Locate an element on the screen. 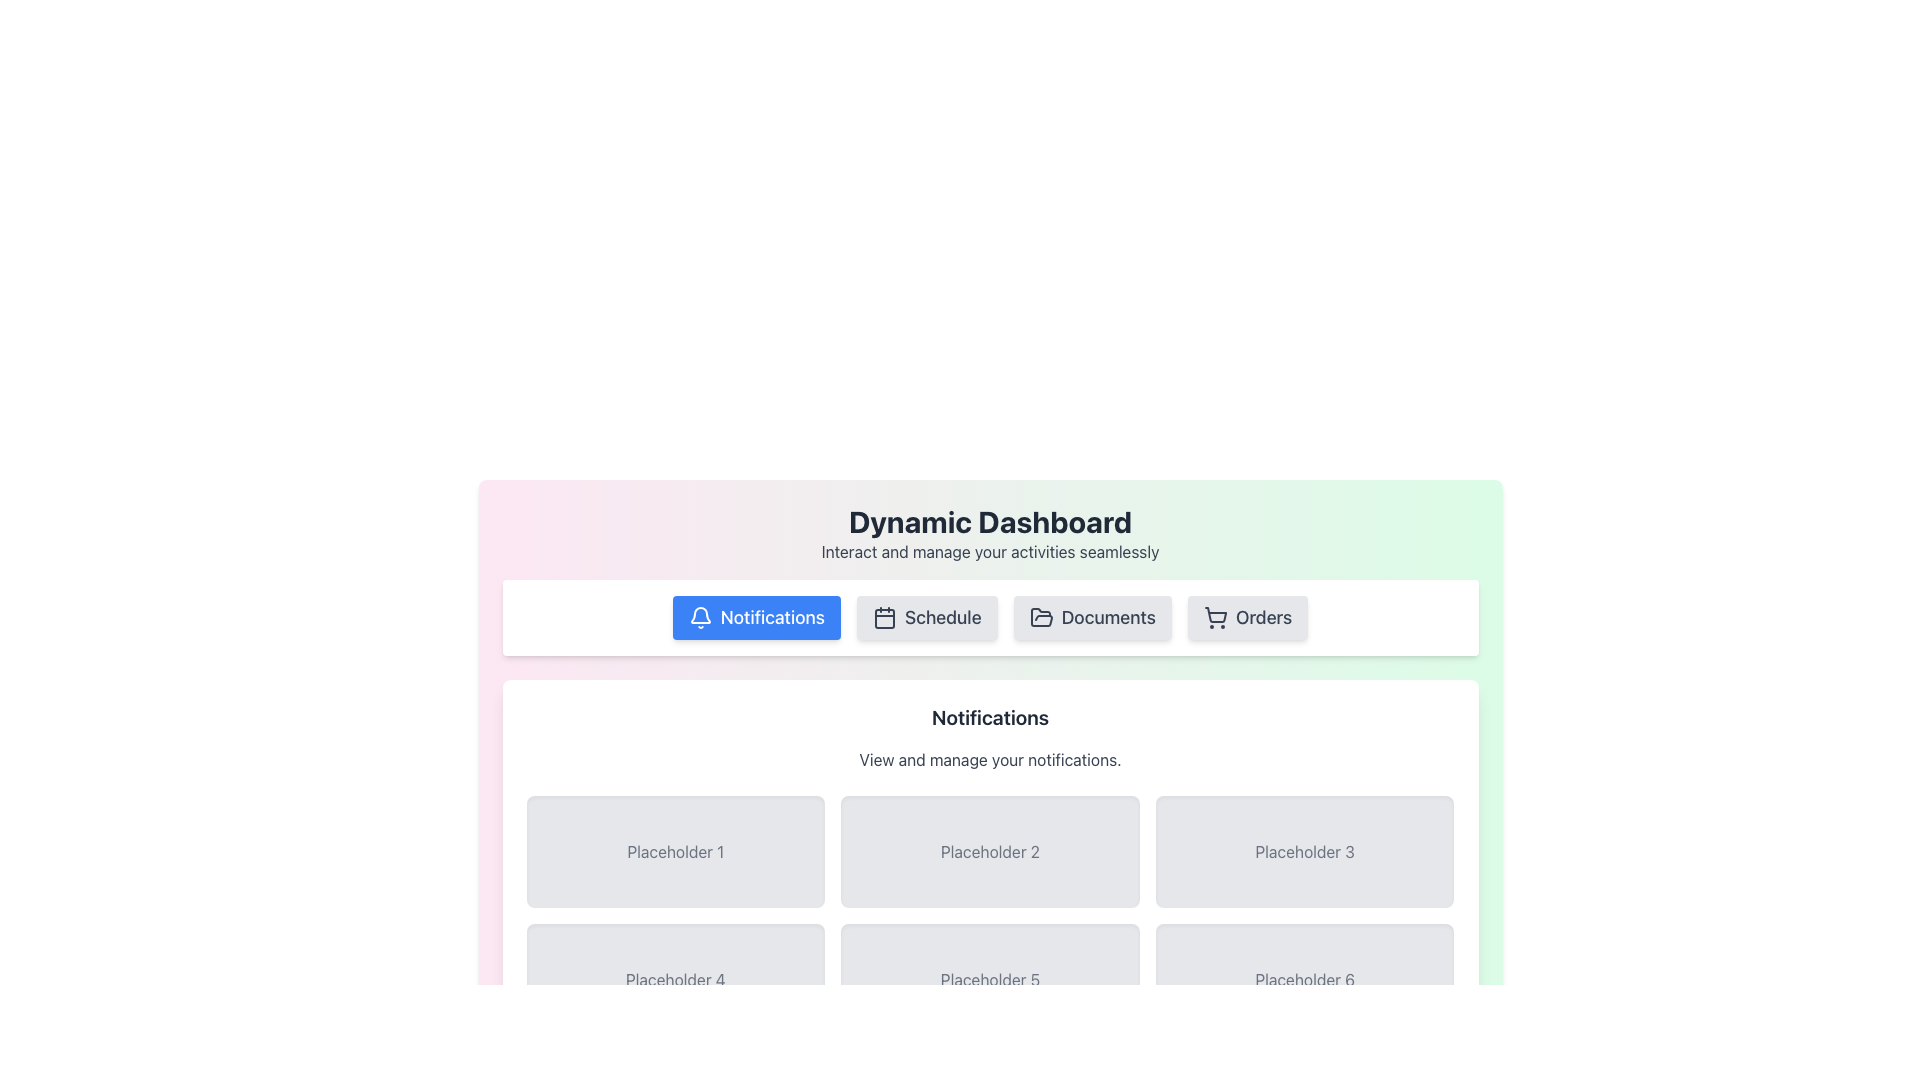 The image size is (1920, 1080). the 'Notifications' textual header, which is styled with a larger font size, bold formatting, and centered alignment, located within a darker section above a descriptive text block is located at coordinates (990, 716).